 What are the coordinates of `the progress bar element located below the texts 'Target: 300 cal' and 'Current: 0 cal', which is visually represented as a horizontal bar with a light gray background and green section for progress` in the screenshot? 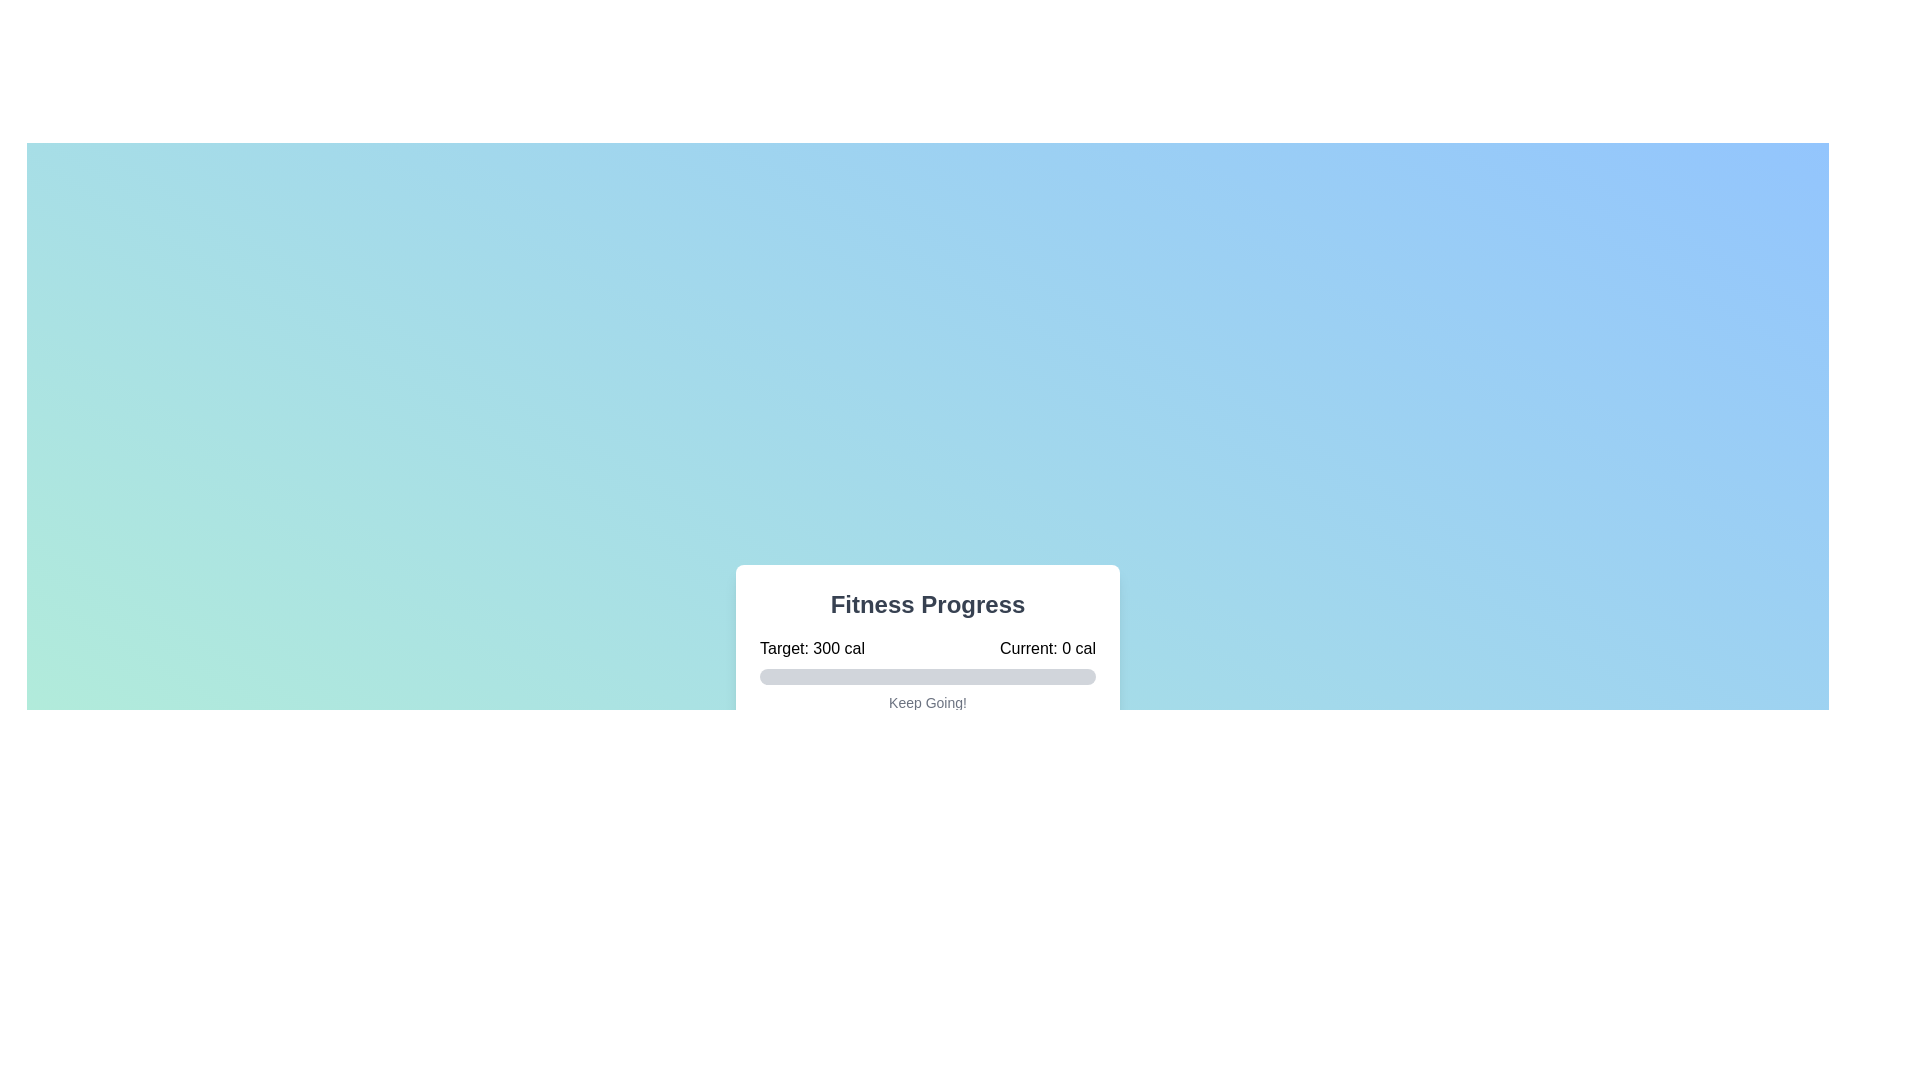 It's located at (926, 676).